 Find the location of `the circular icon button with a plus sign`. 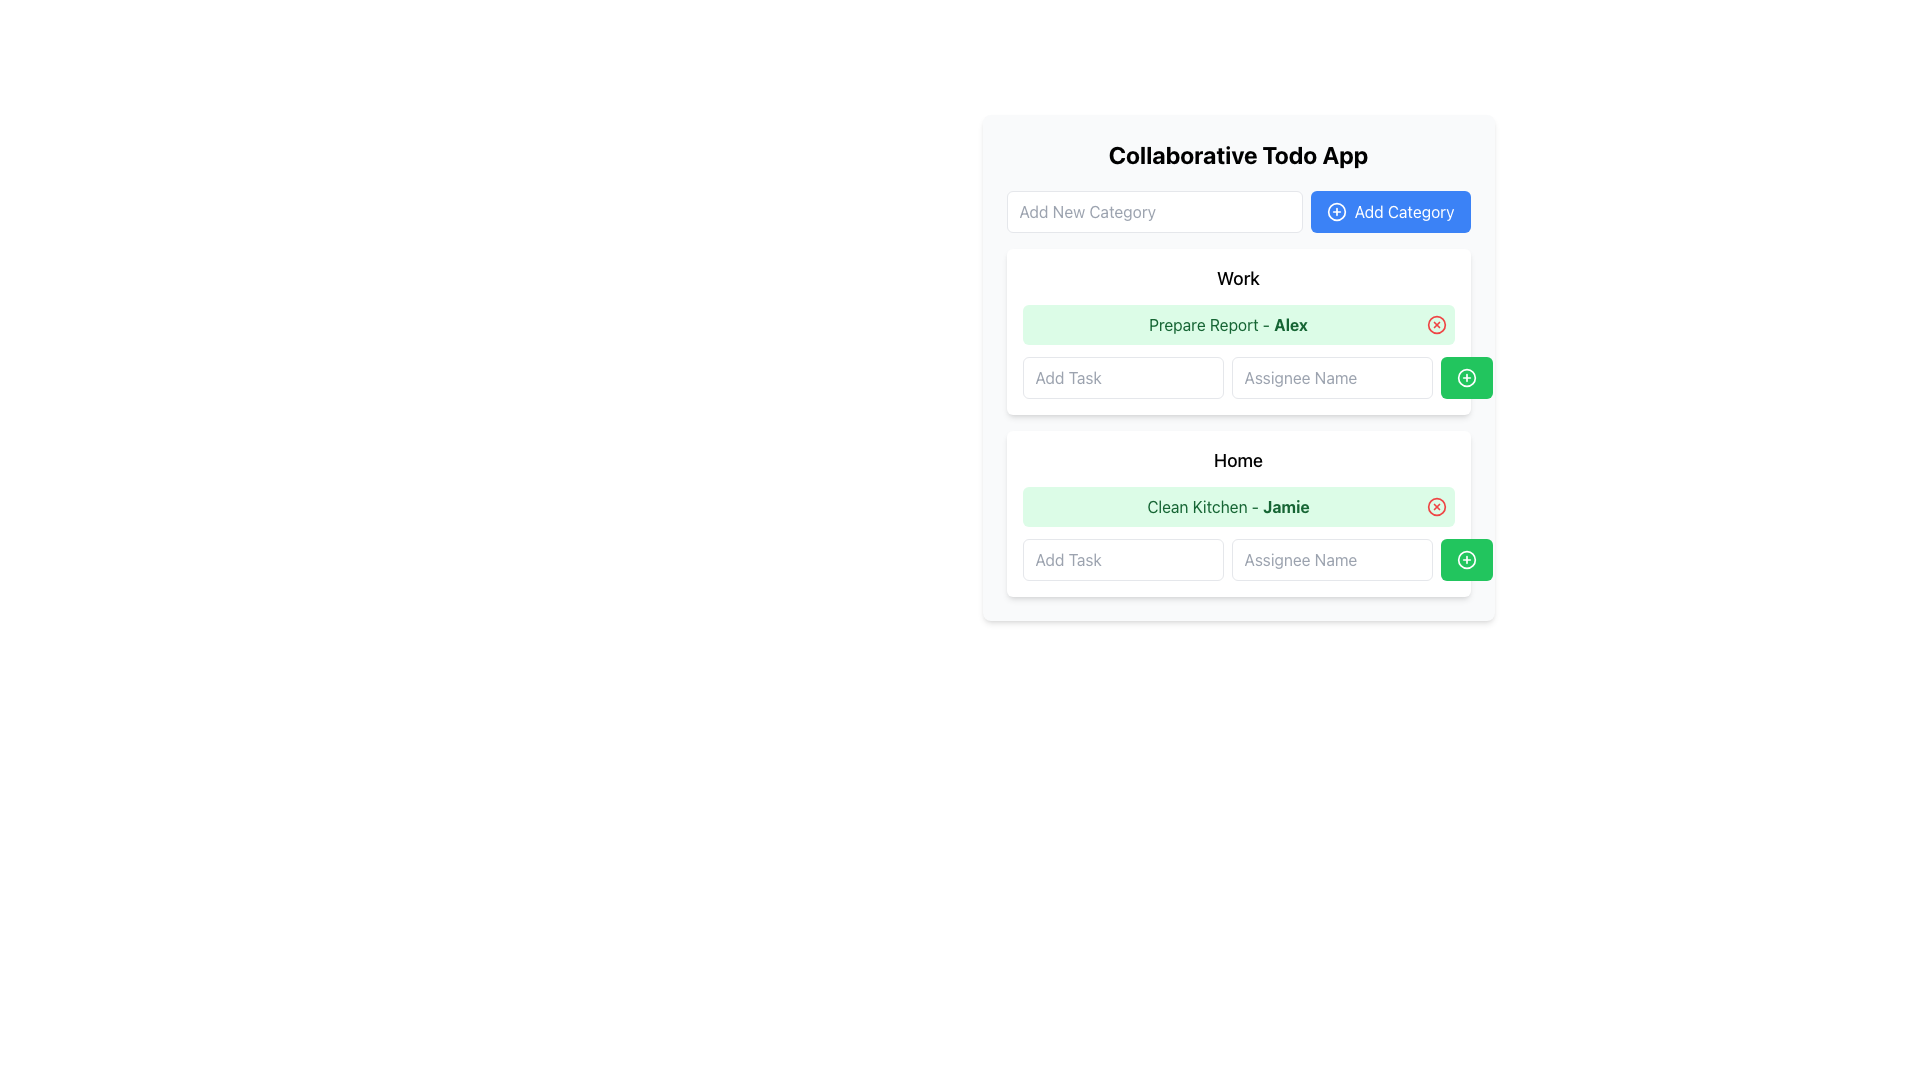

the circular icon button with a plus sign is located at coordinates (1466, 559).